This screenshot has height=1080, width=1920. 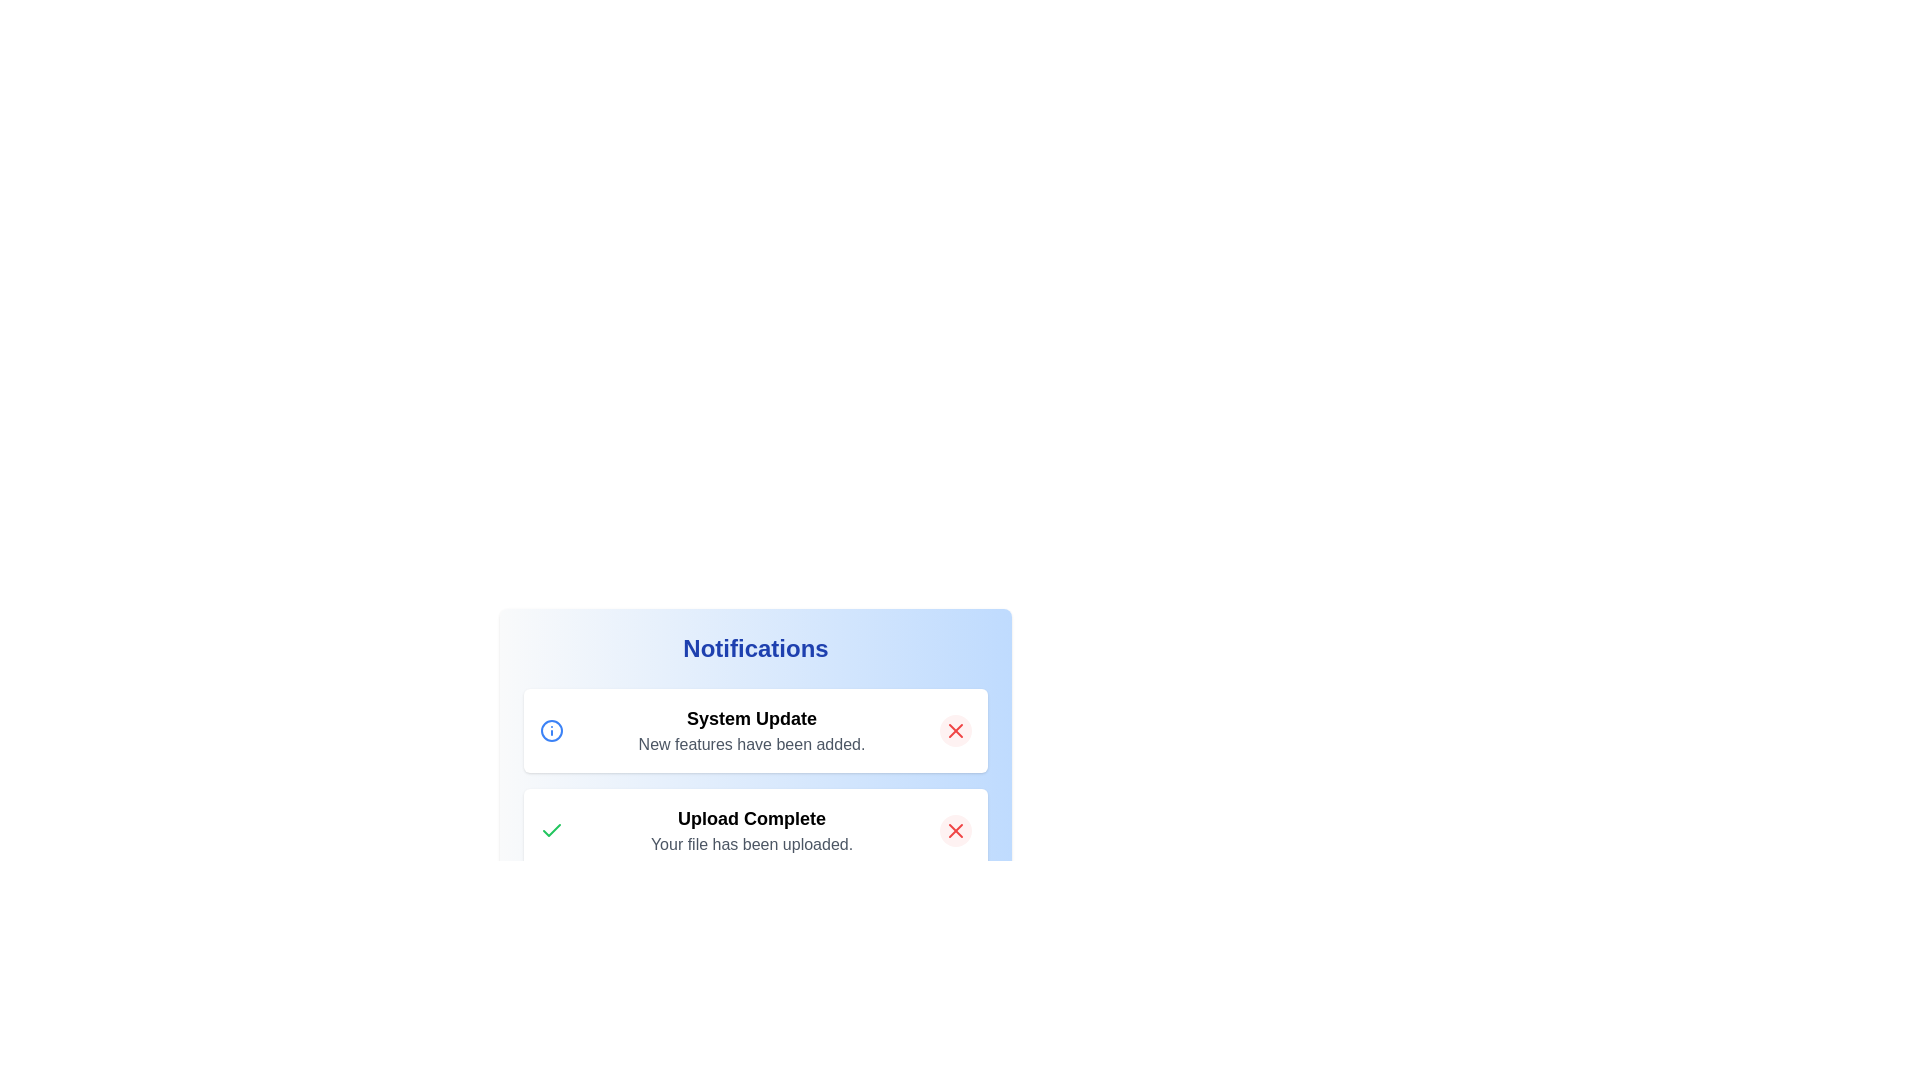 What do you see at coordinates (751, 731) in the screenshot?
I see `the text-based notification message titled 'System Update' within the notification card` at bounding box center [751, 731].